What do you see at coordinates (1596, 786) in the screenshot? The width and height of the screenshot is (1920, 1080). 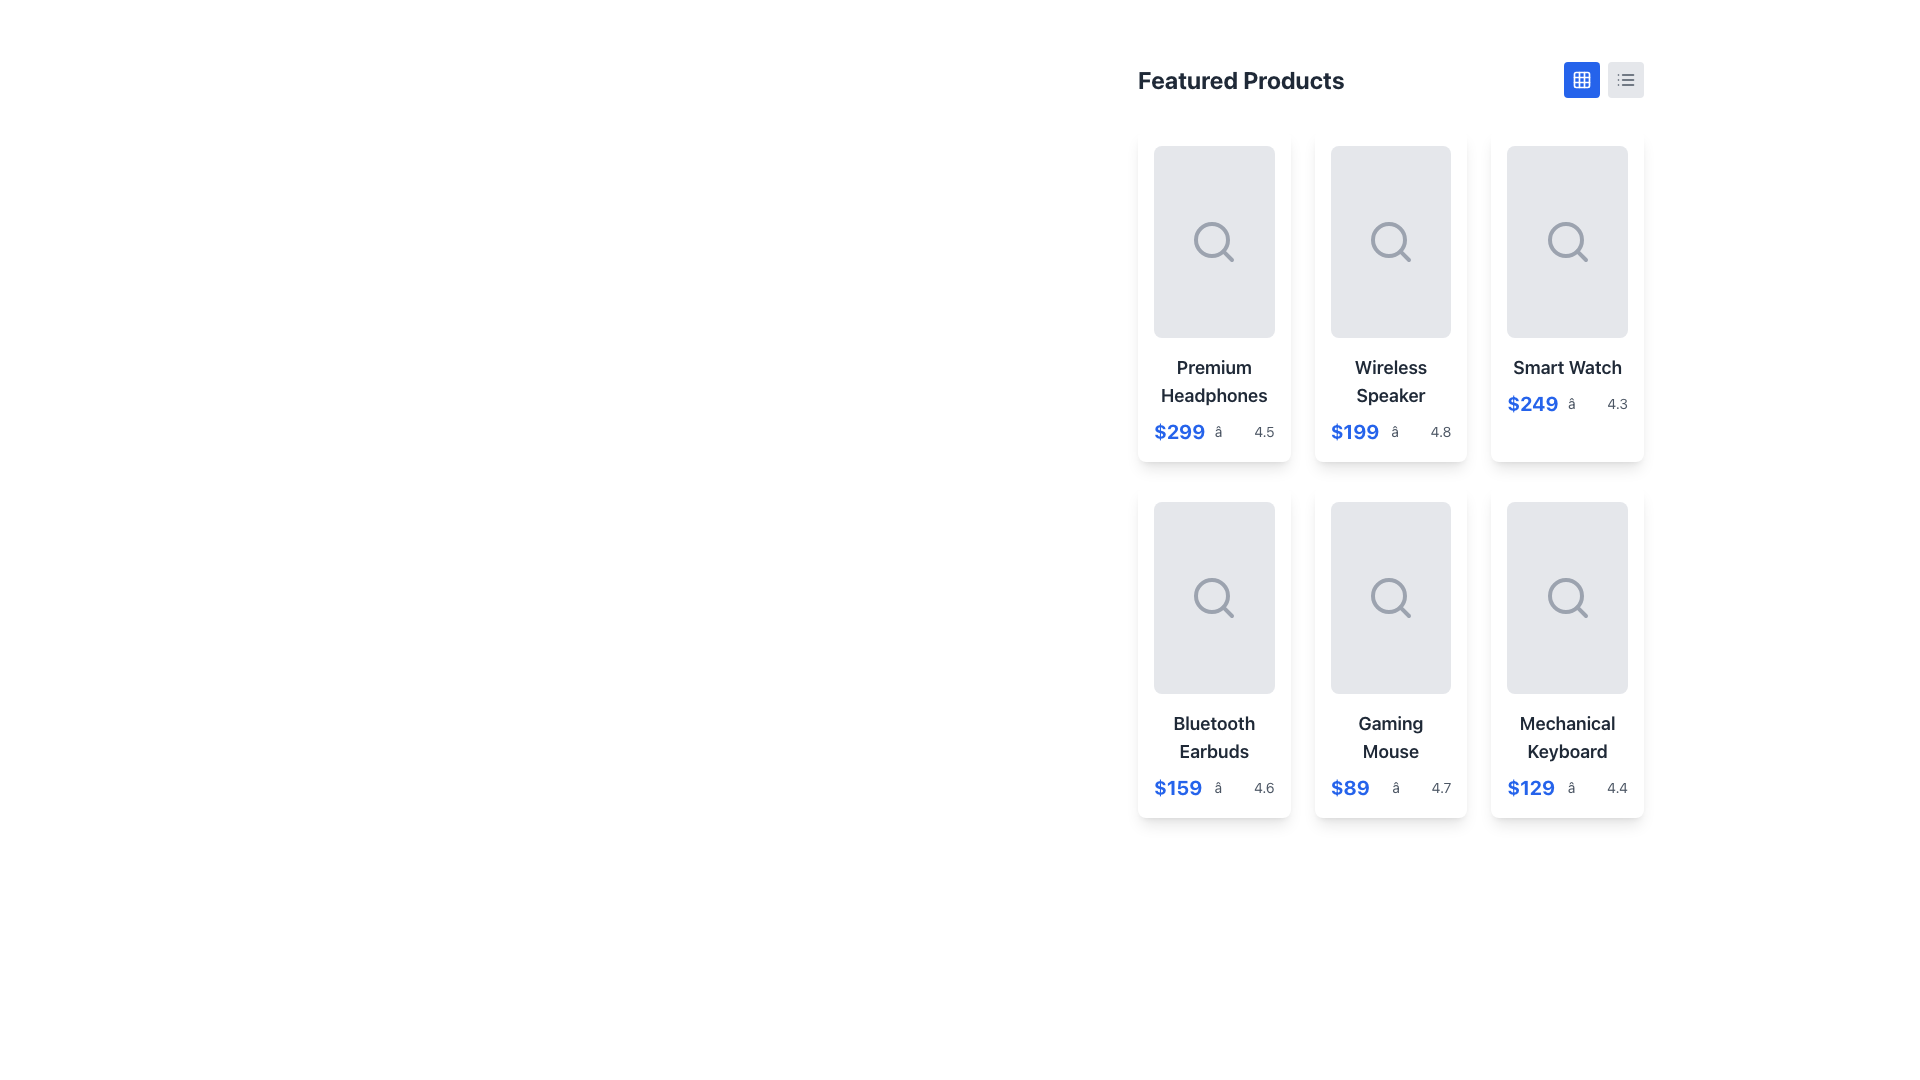 I see `the static text label displaying the rating '4.4' located beneath the product price '$129' in the Mechanical Keyboard product card` at bounding box center [1596, 786].